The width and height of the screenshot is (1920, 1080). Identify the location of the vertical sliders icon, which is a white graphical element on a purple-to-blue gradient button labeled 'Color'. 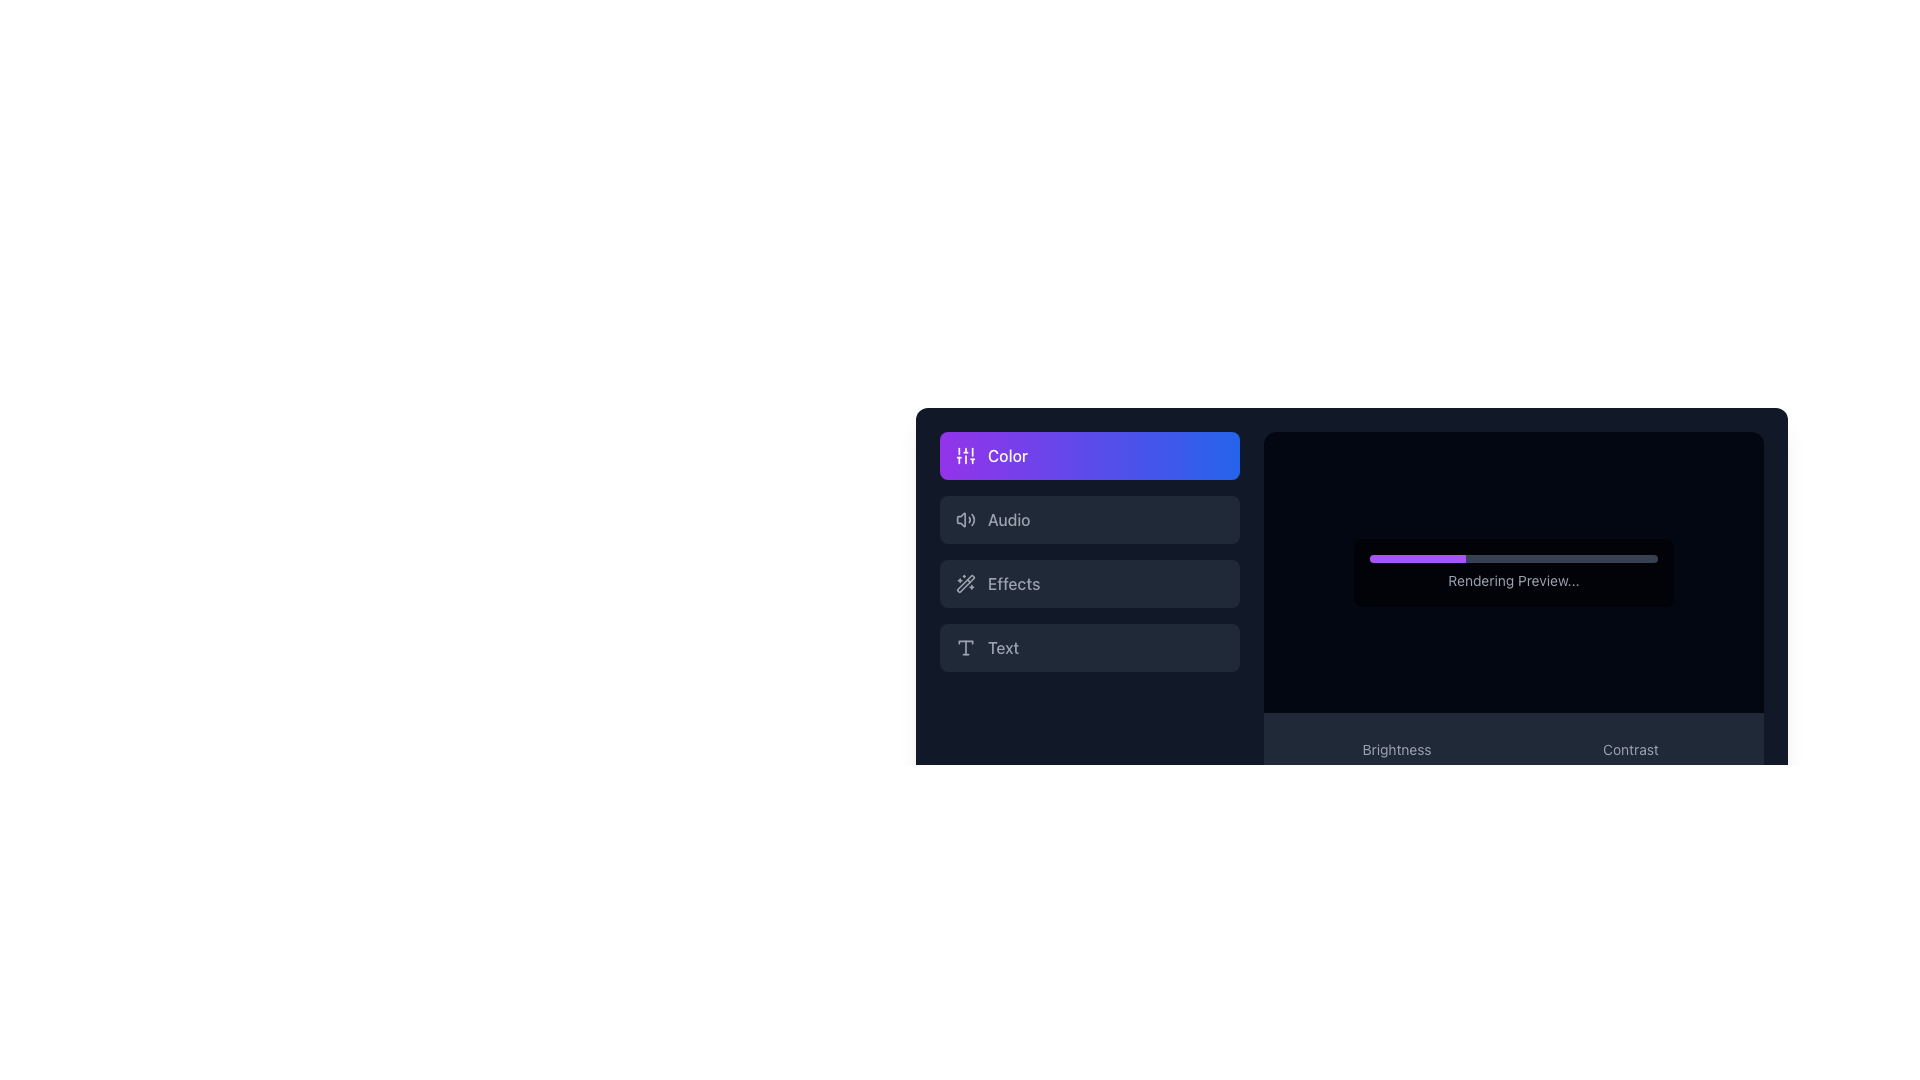
(965, 455).